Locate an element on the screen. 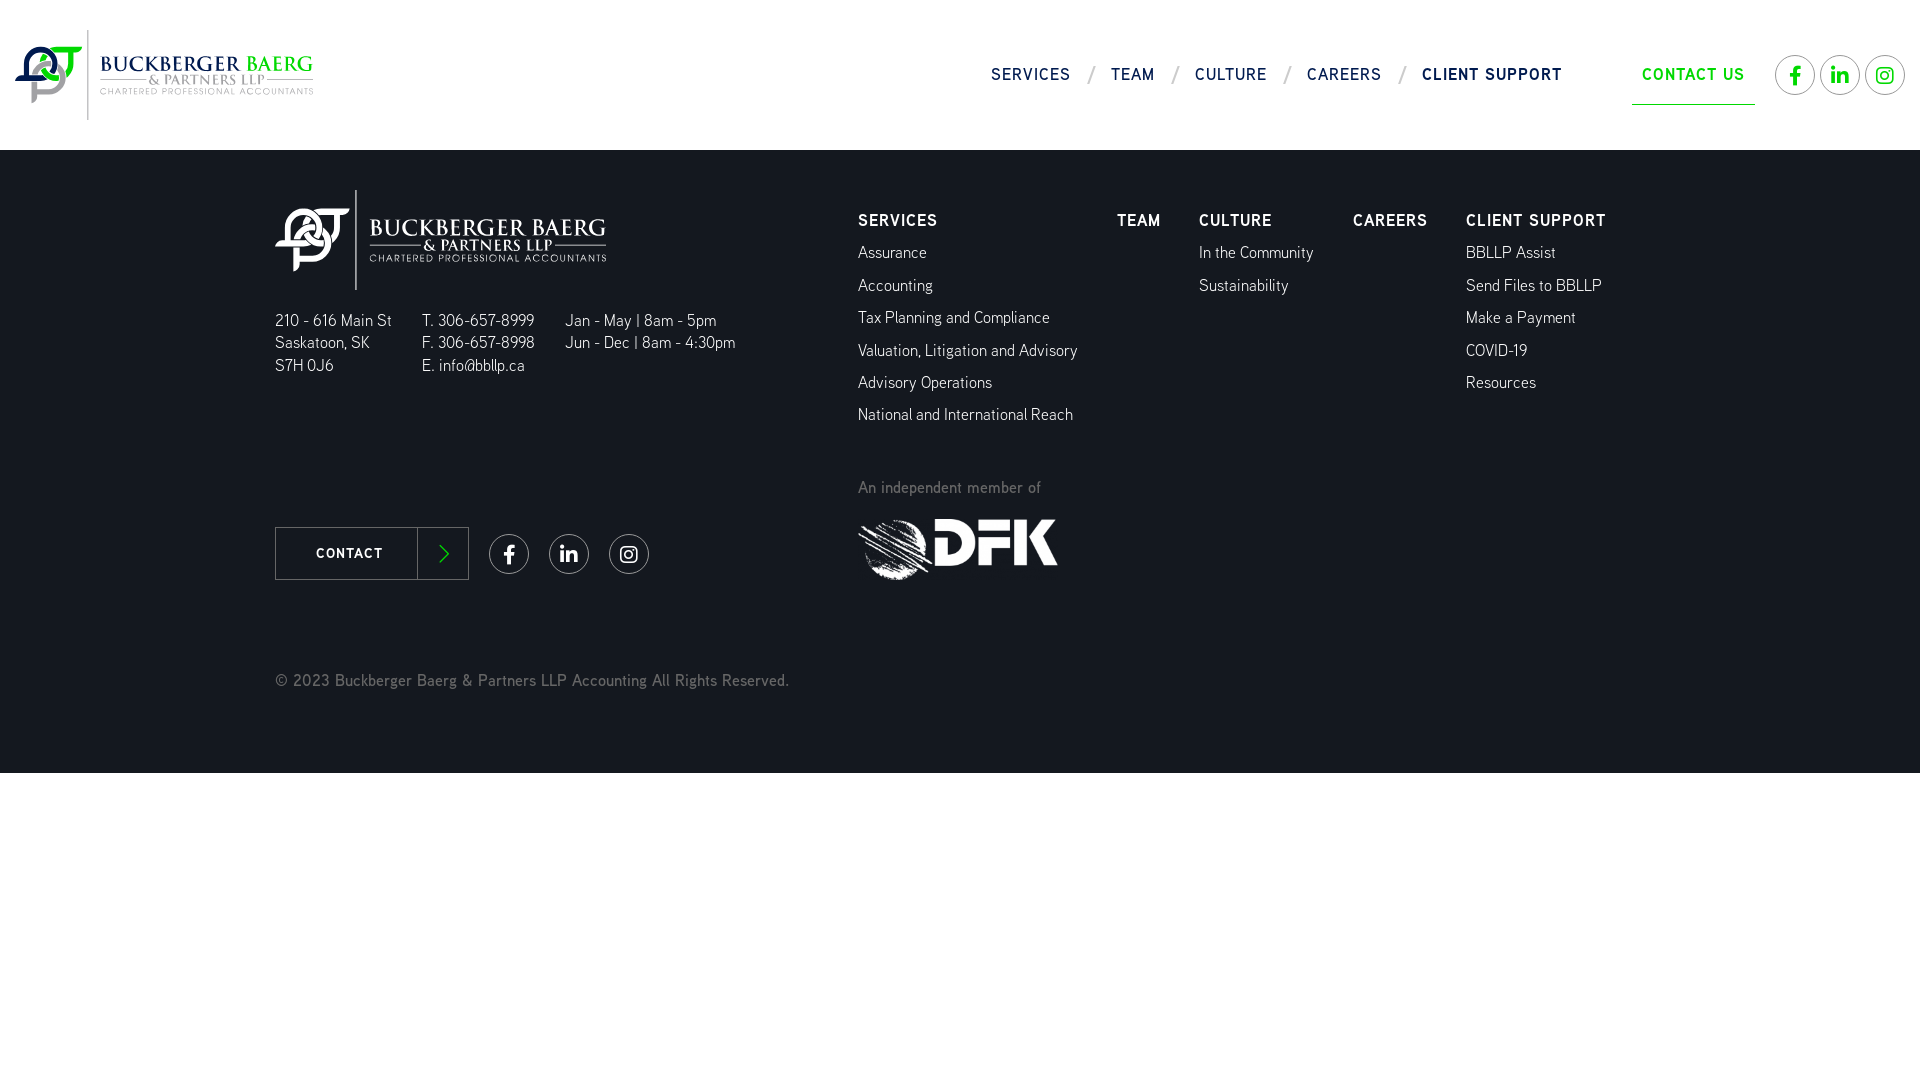 The height and width of the screenshot is (1080, 1920). 'BBLLP Assist' is located at coordinates (1511, 251).